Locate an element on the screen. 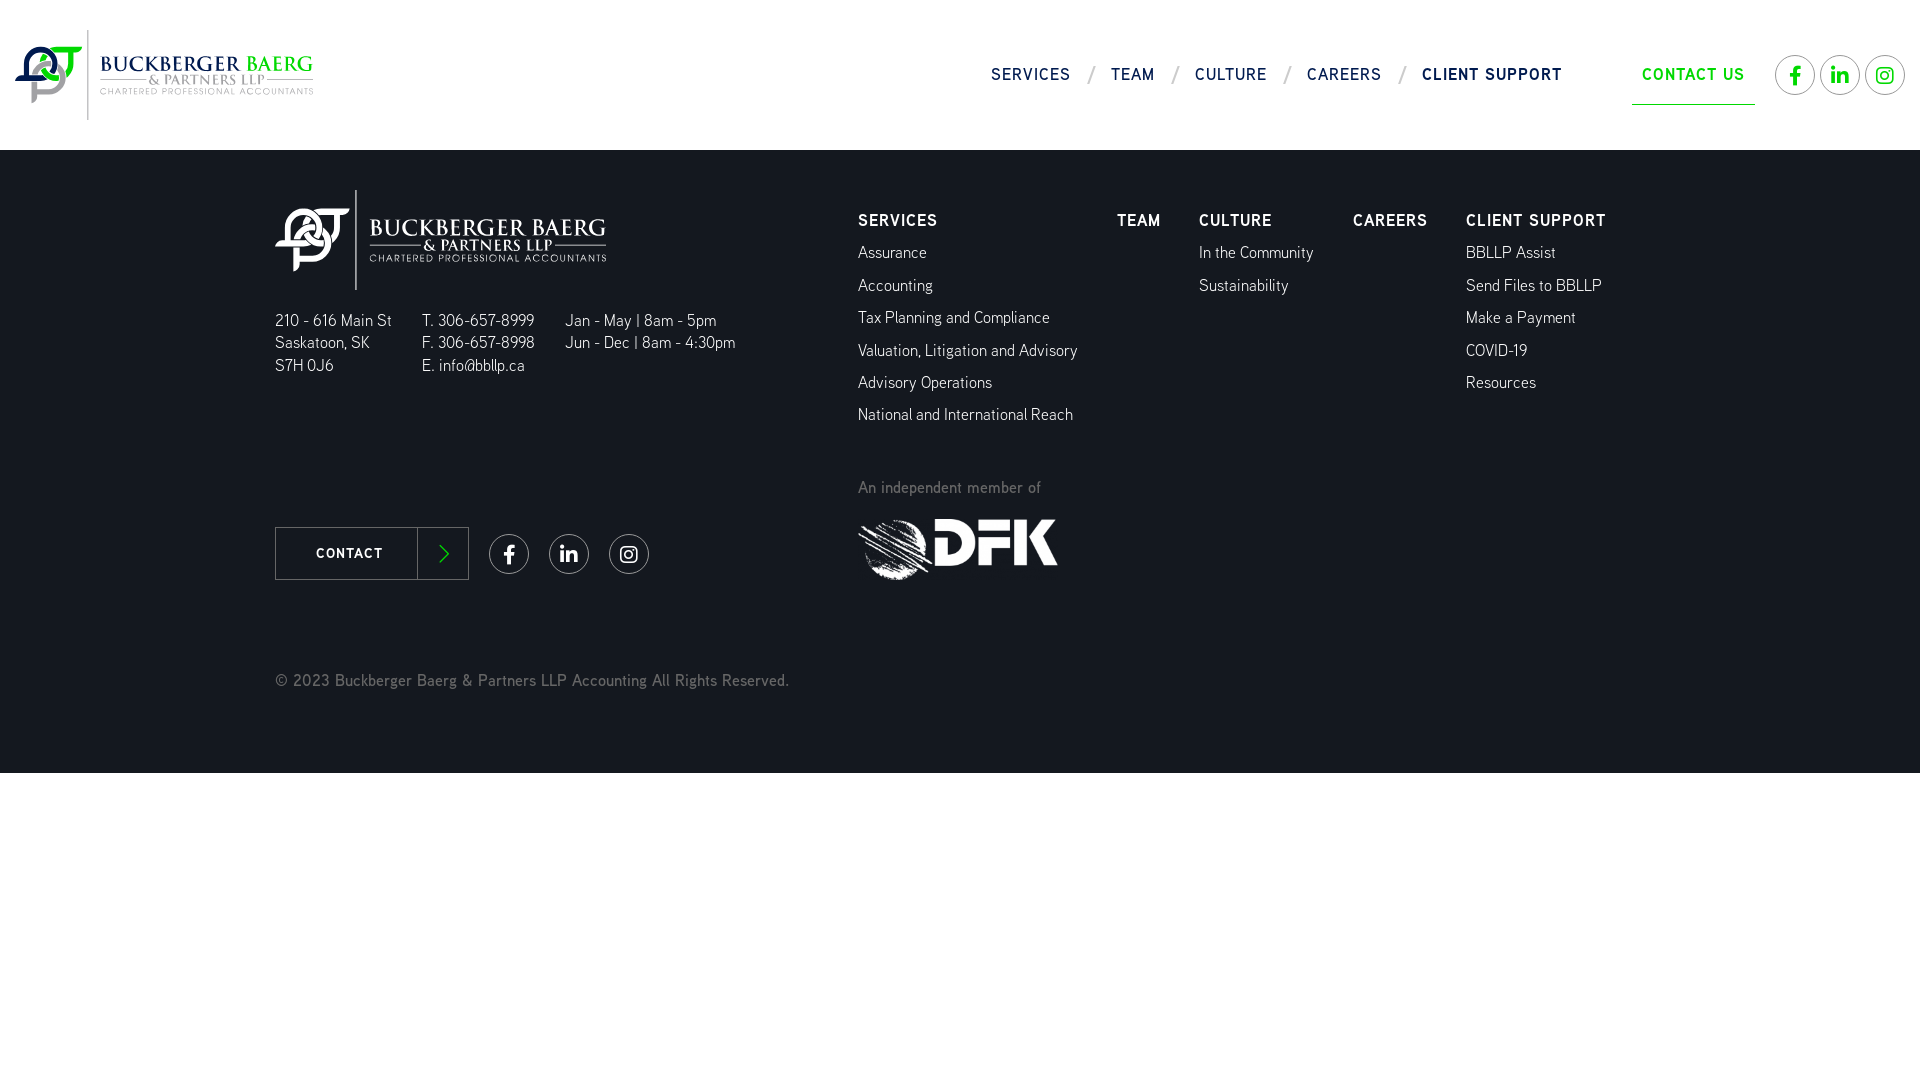 The height and width of the screenshot is (1080, 1920). 'BBLLP Assist' is located at coordinates (1511, 251).